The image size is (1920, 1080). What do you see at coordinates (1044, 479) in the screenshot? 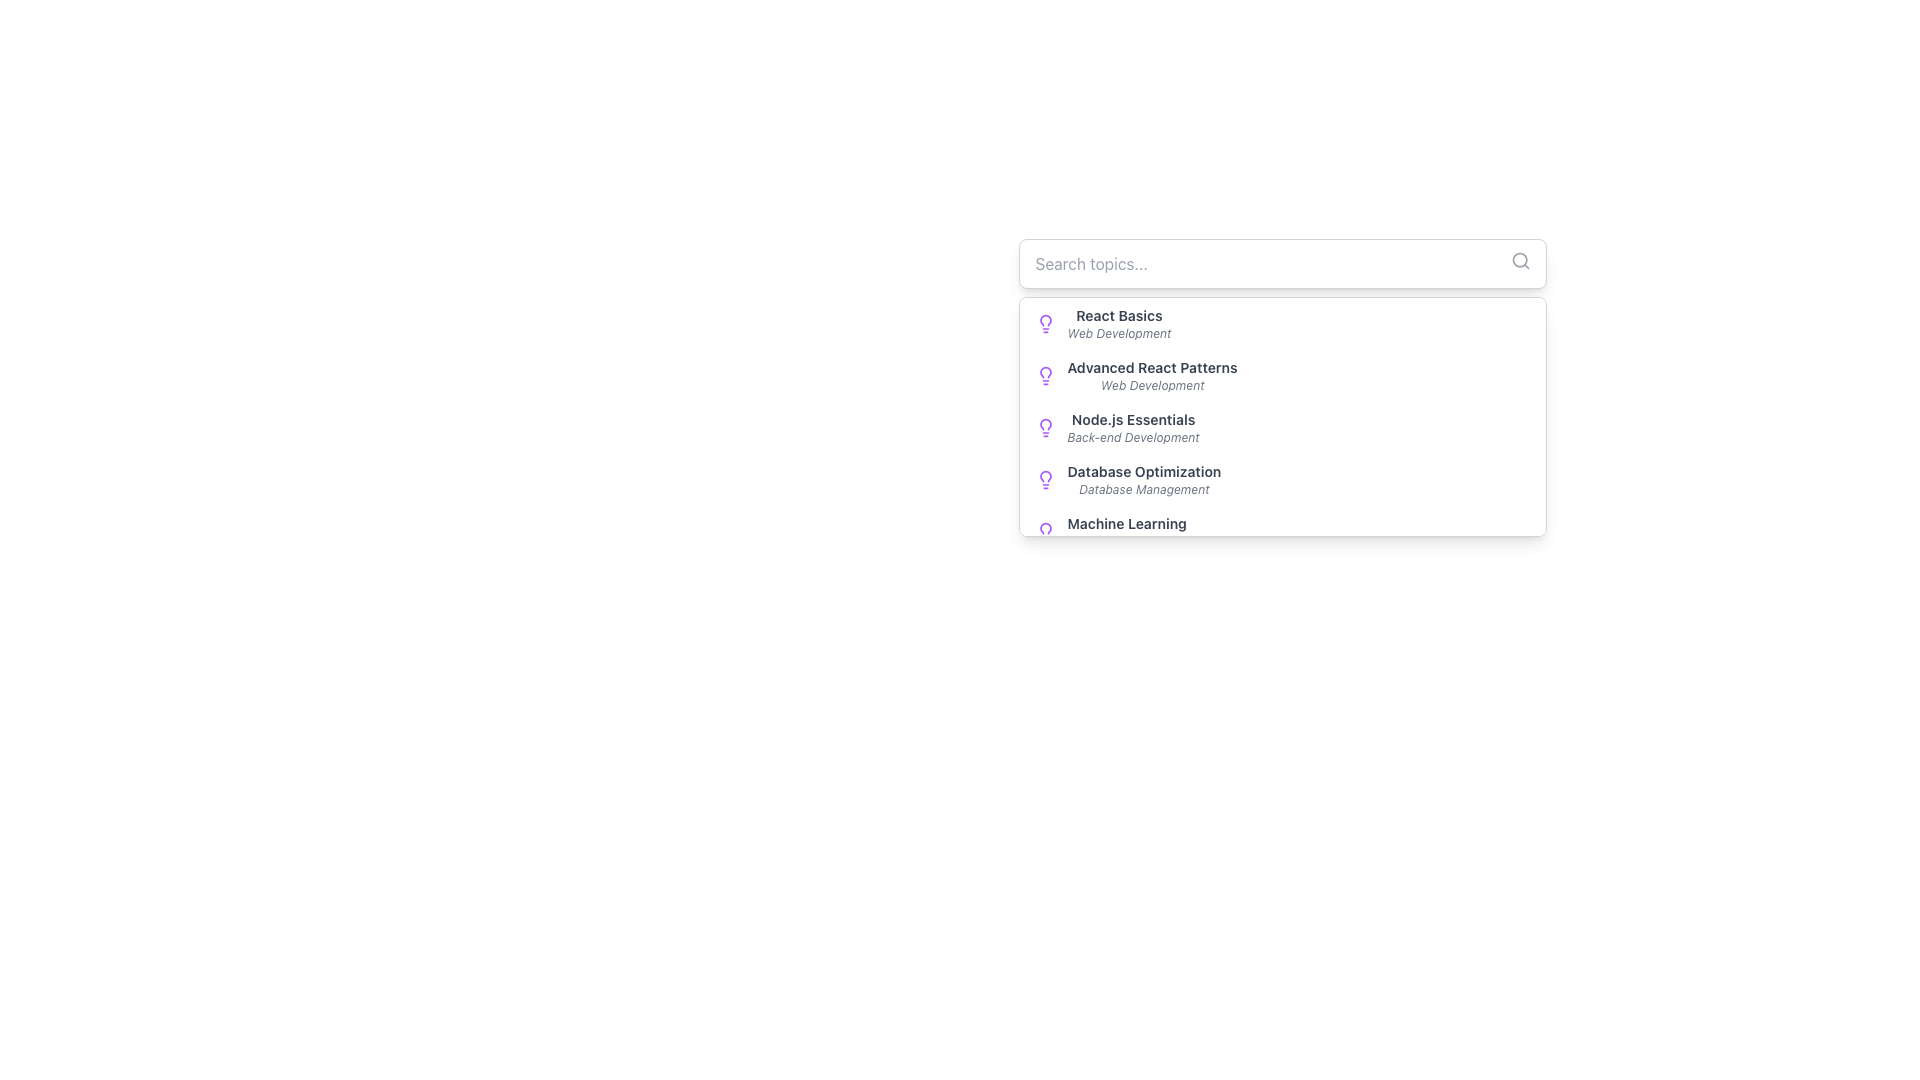
I see `the purple lightbulb icon located` at bounding box center [1044, 479].